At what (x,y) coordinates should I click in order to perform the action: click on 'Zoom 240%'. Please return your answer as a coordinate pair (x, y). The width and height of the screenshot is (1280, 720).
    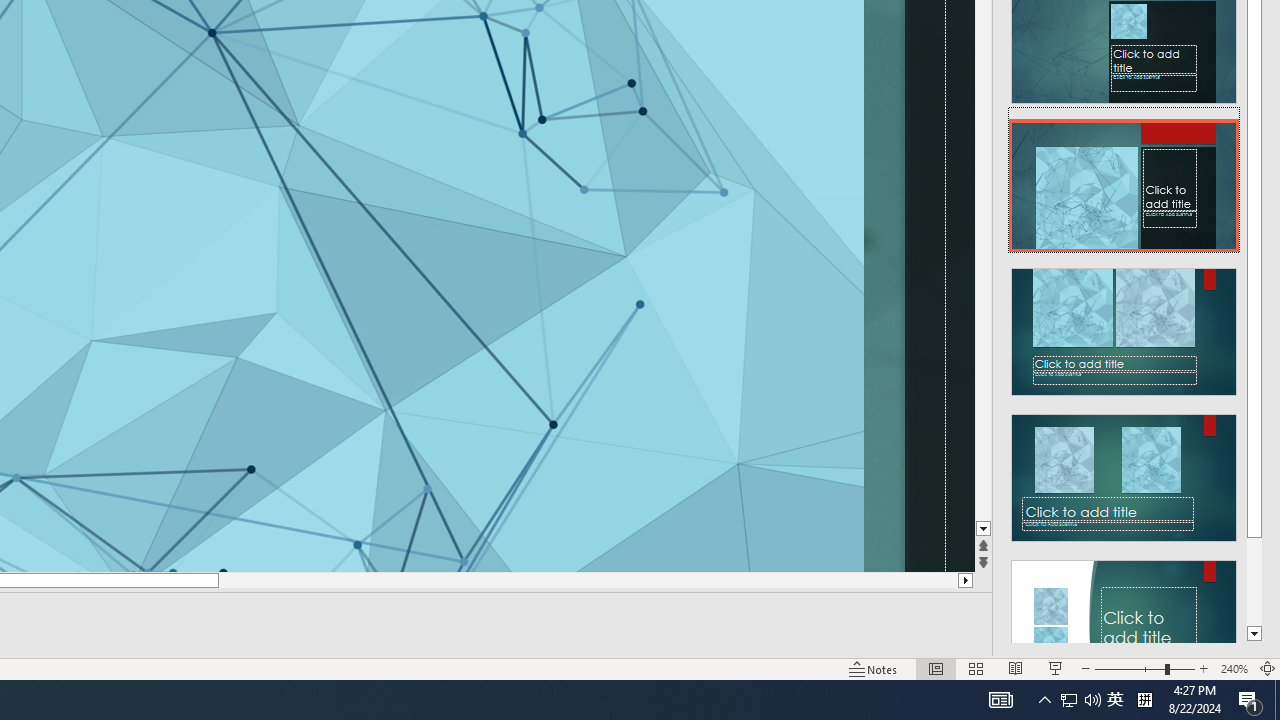
    Looking at the image, I should click on (1233, 669).